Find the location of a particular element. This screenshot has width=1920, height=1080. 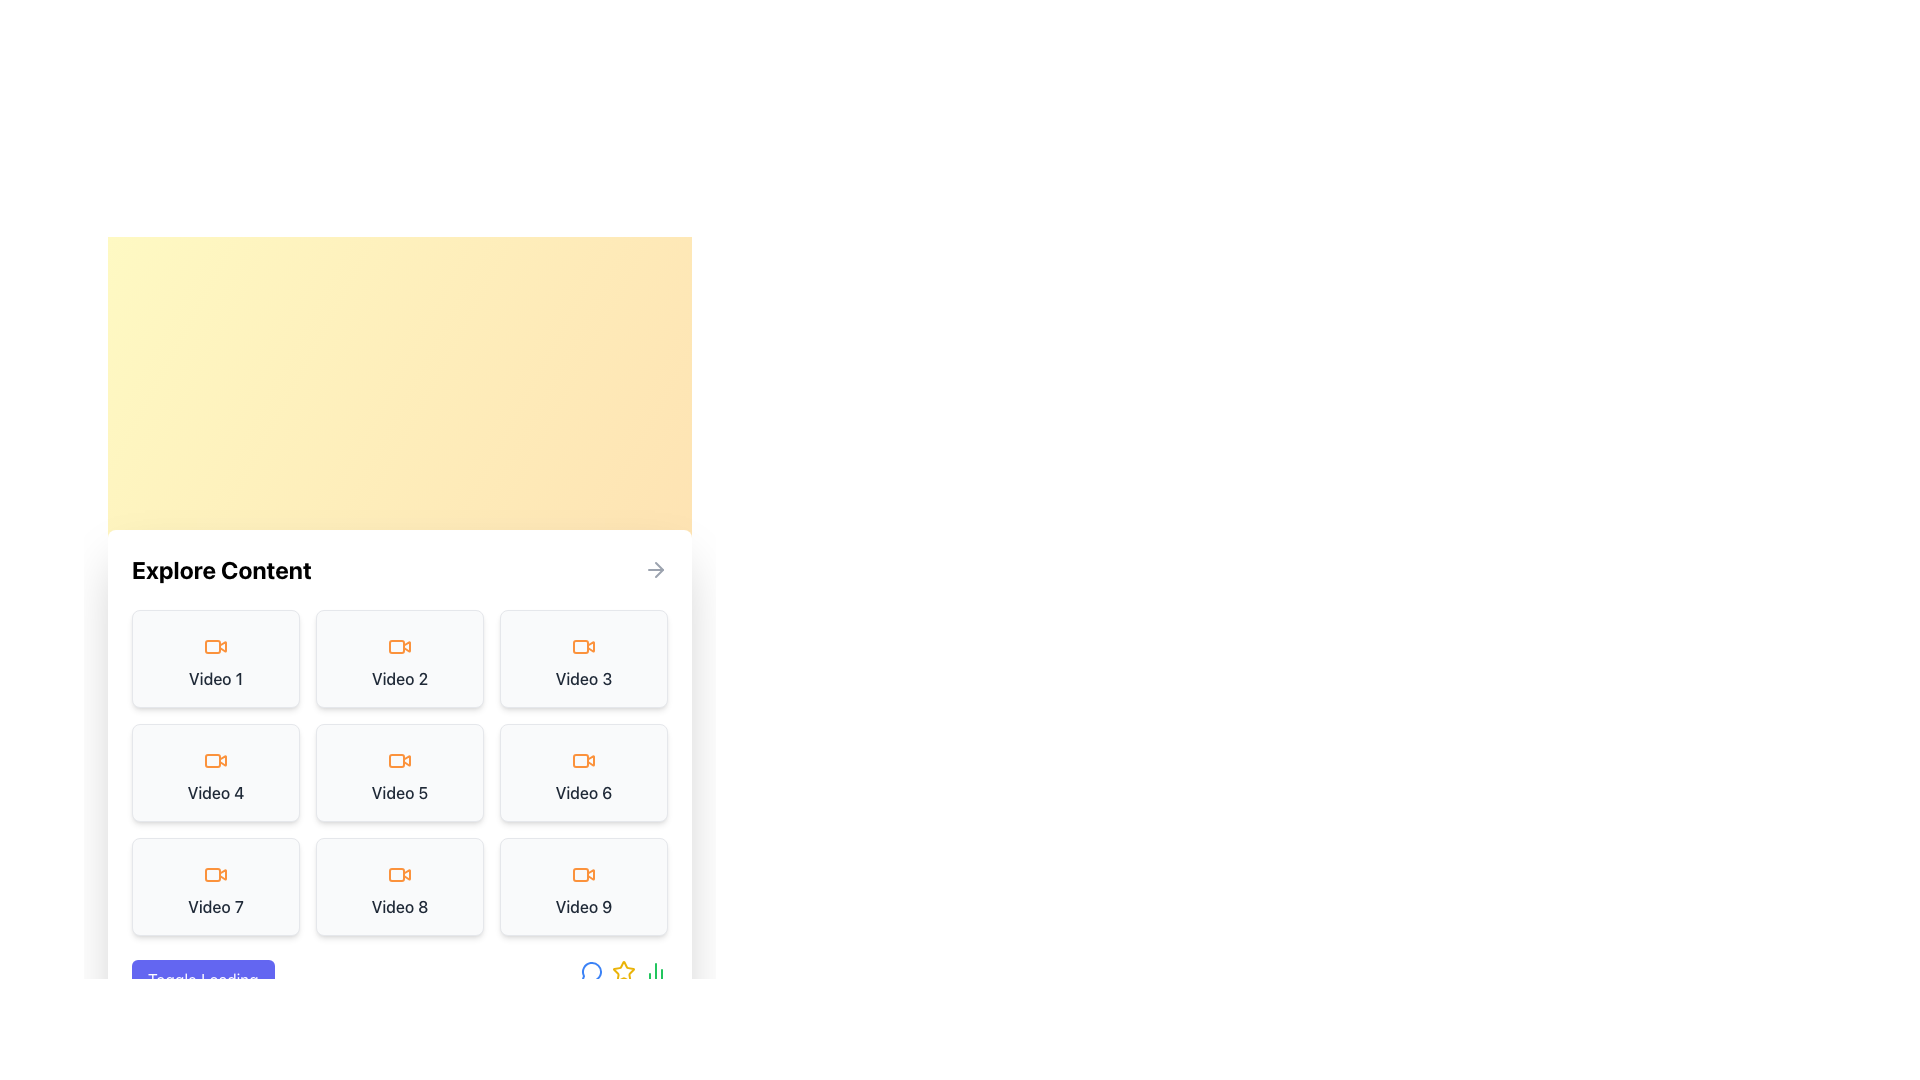

the orange video camera icon located in the 'Video 9' tile at the bottom-right corner of the grid under 'Explore Content' is located at coordinates (589, 873).